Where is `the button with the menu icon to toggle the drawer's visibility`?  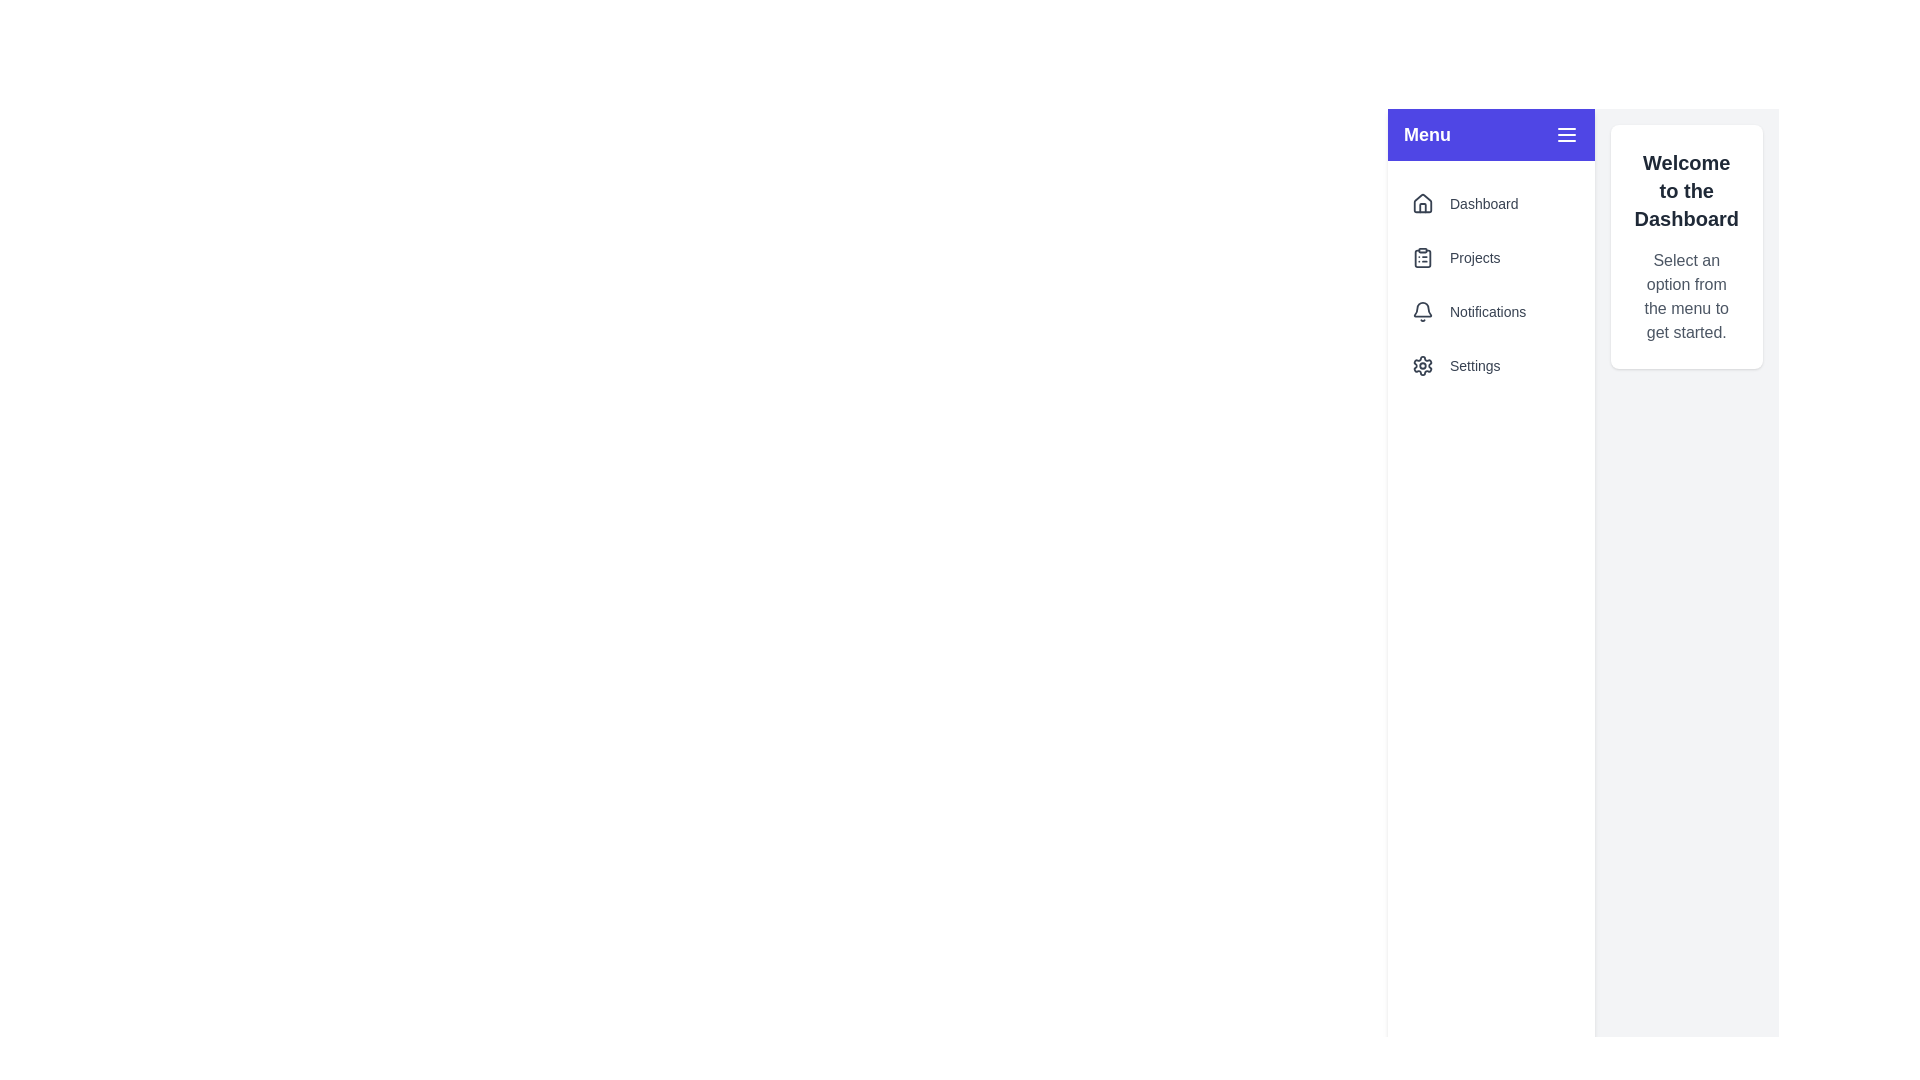
the button with the menu icon to toggle the drawer's visibility is located at coordinates (1565, 135).